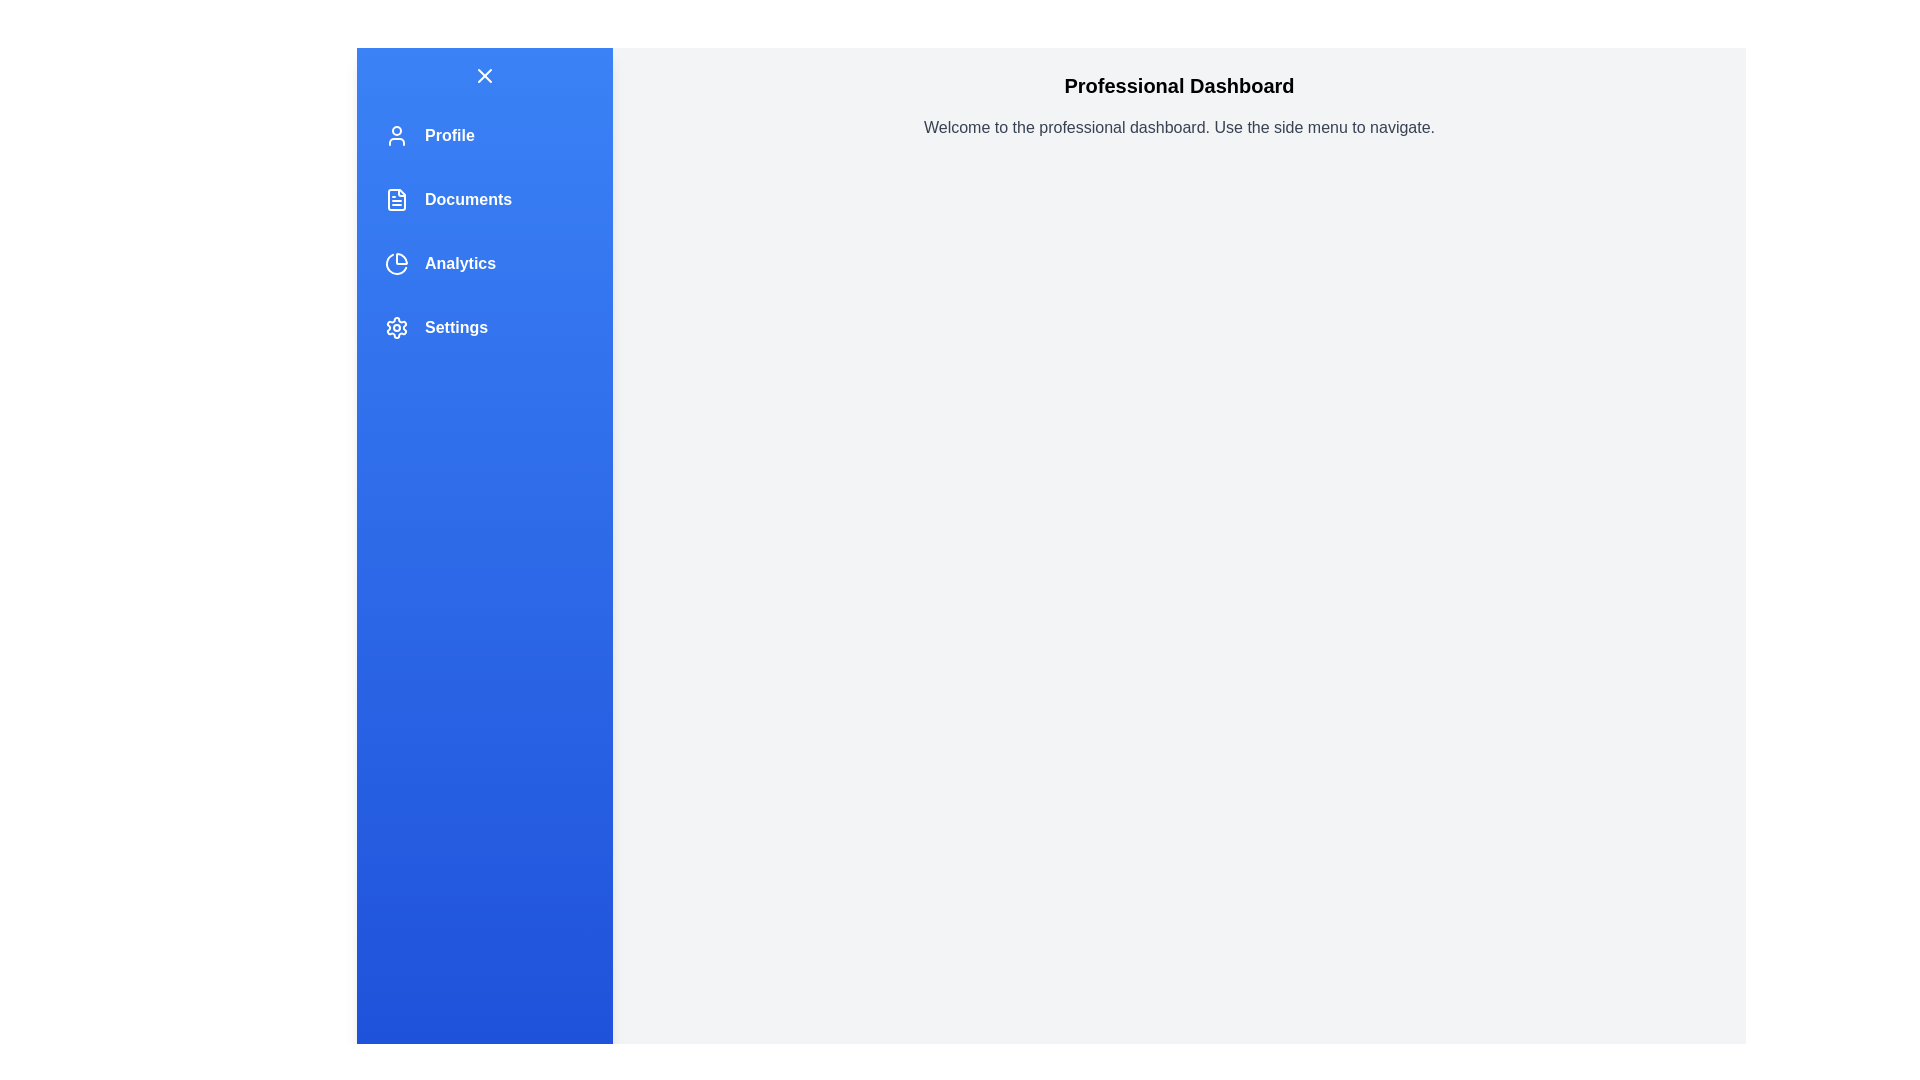  What do you see at coordinates (484, 262) in the screenshot?
I see `the menu option Analytics to navigate to the corresponding section` at bounding box center [484, 262].